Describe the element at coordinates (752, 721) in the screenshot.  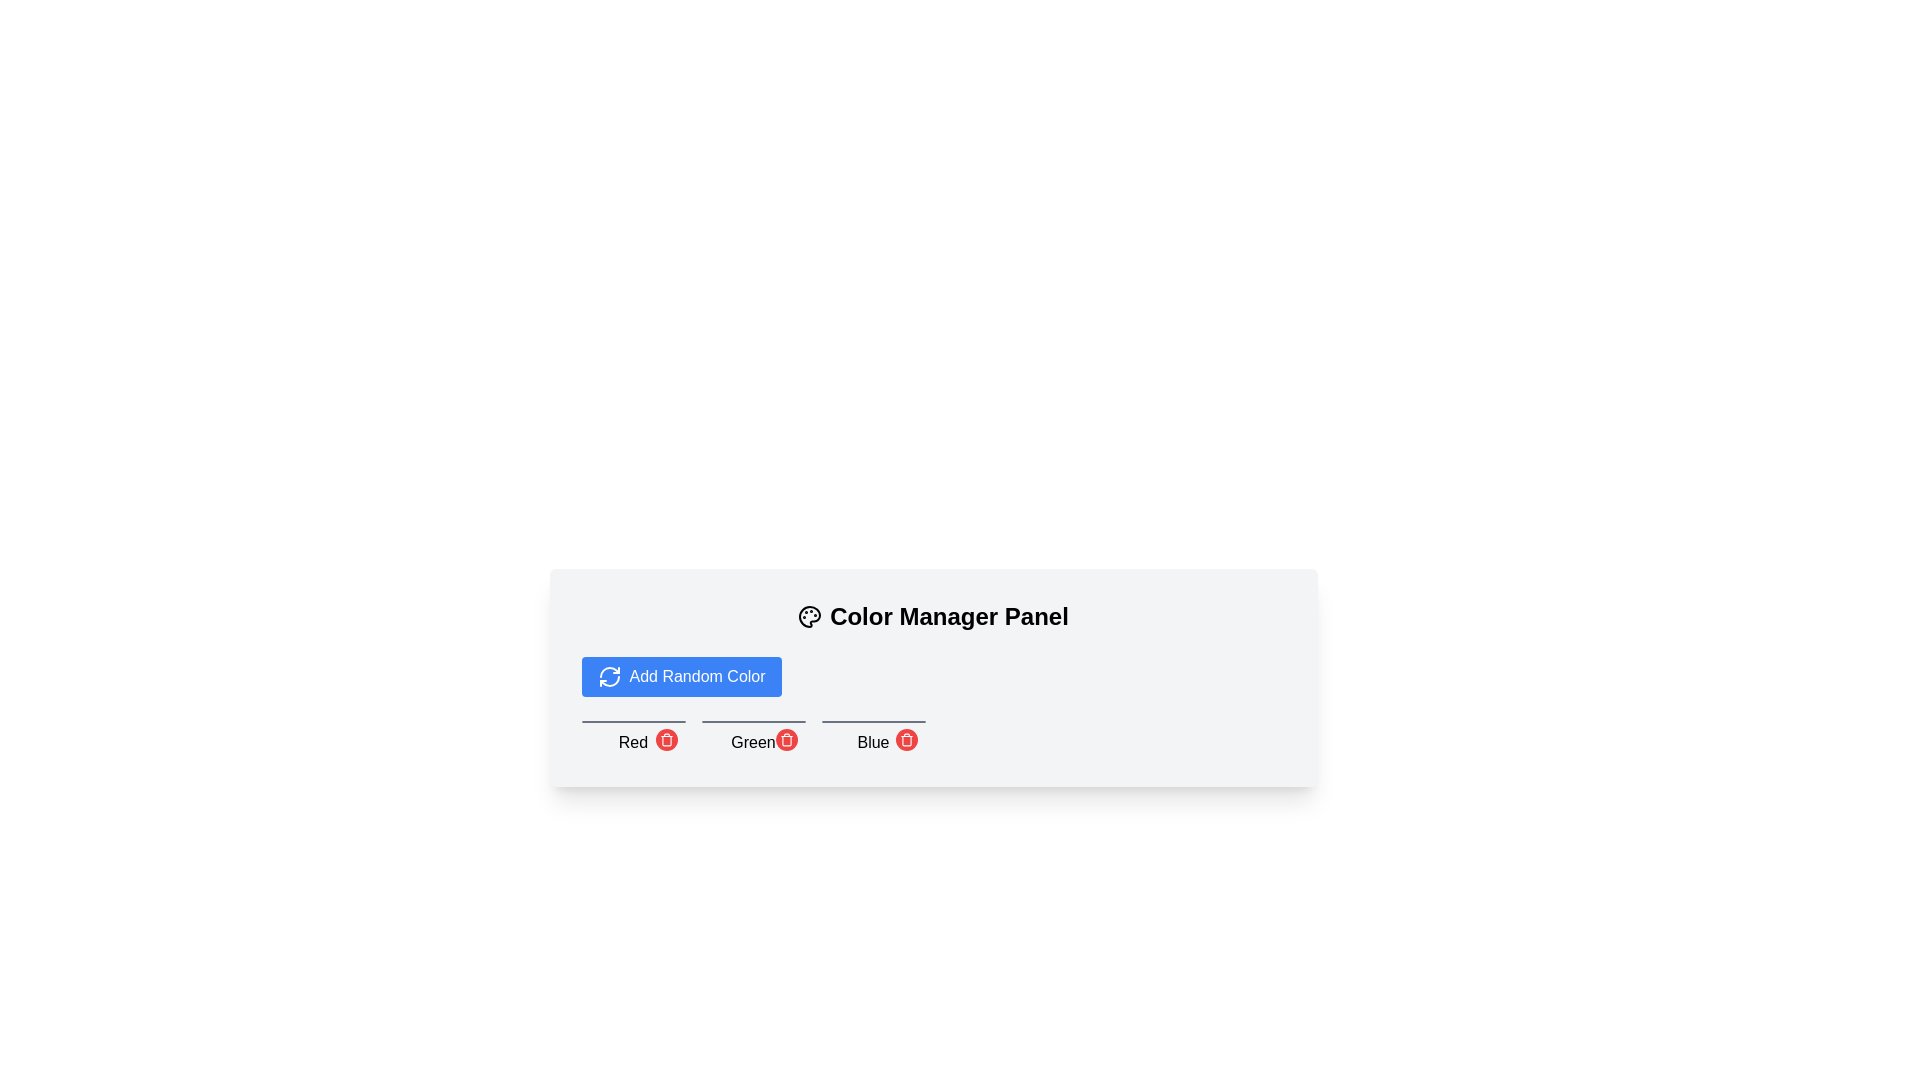
I see `the solid green decorative bar located centrally below the text label 'Green'` at that location.